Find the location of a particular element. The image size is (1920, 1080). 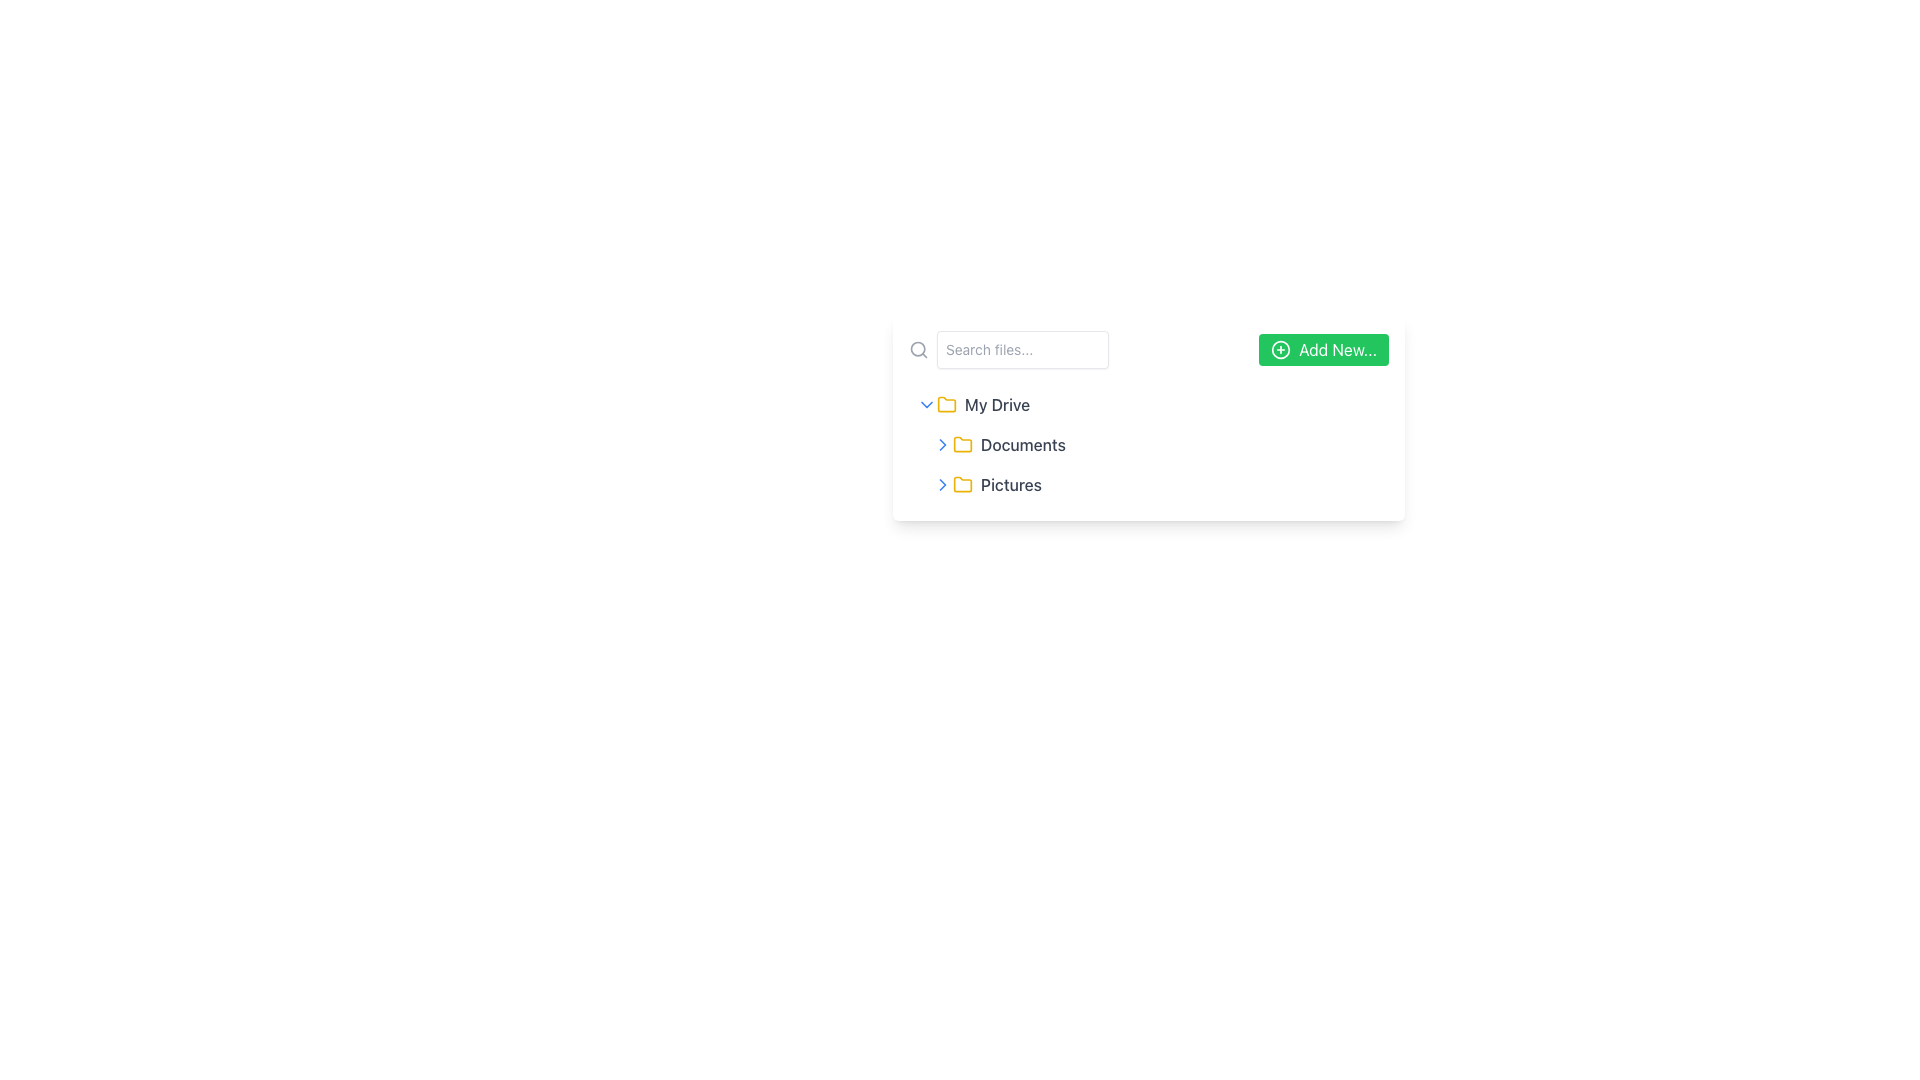

the green button labeled 'Add New...' is located at coordinates (1324, 349).